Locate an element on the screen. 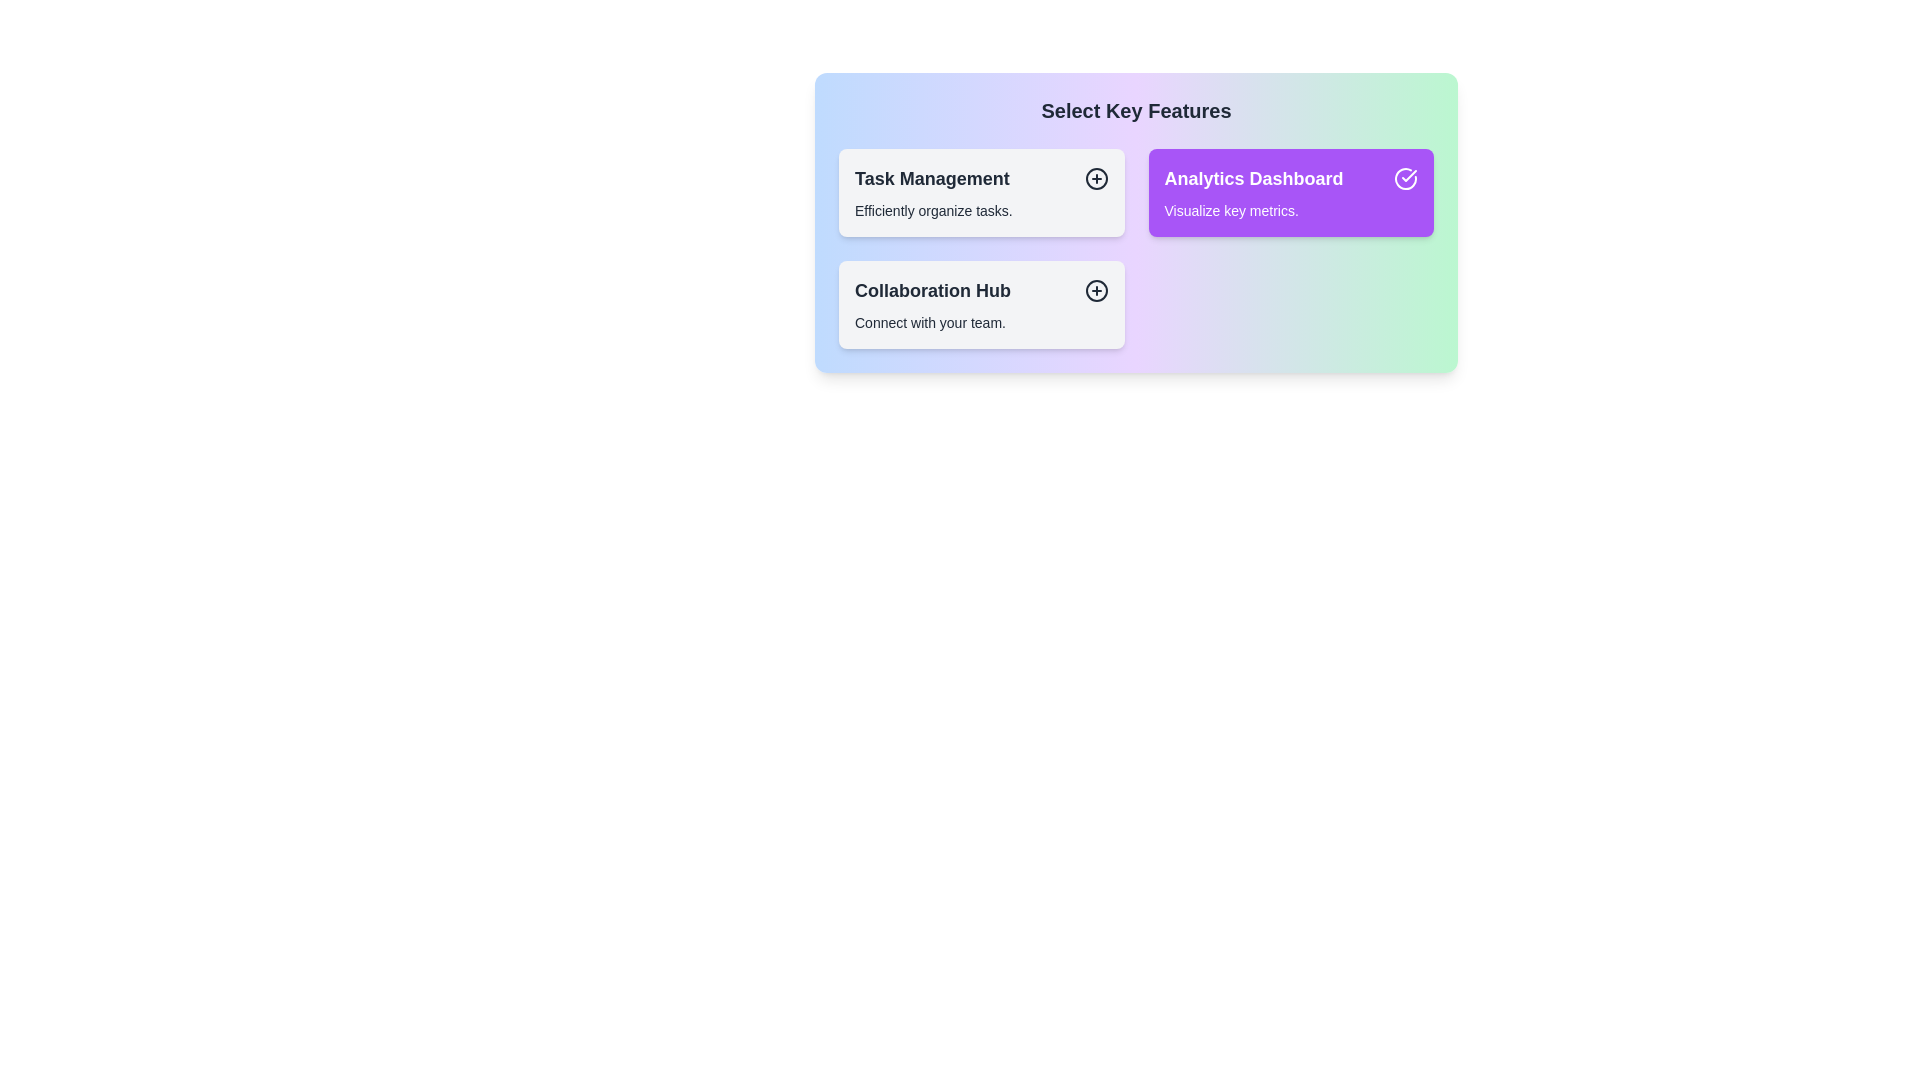 This screenshot has width=1920, height=1080. the item Collaboration Hub is located at coordinates (981, 304).